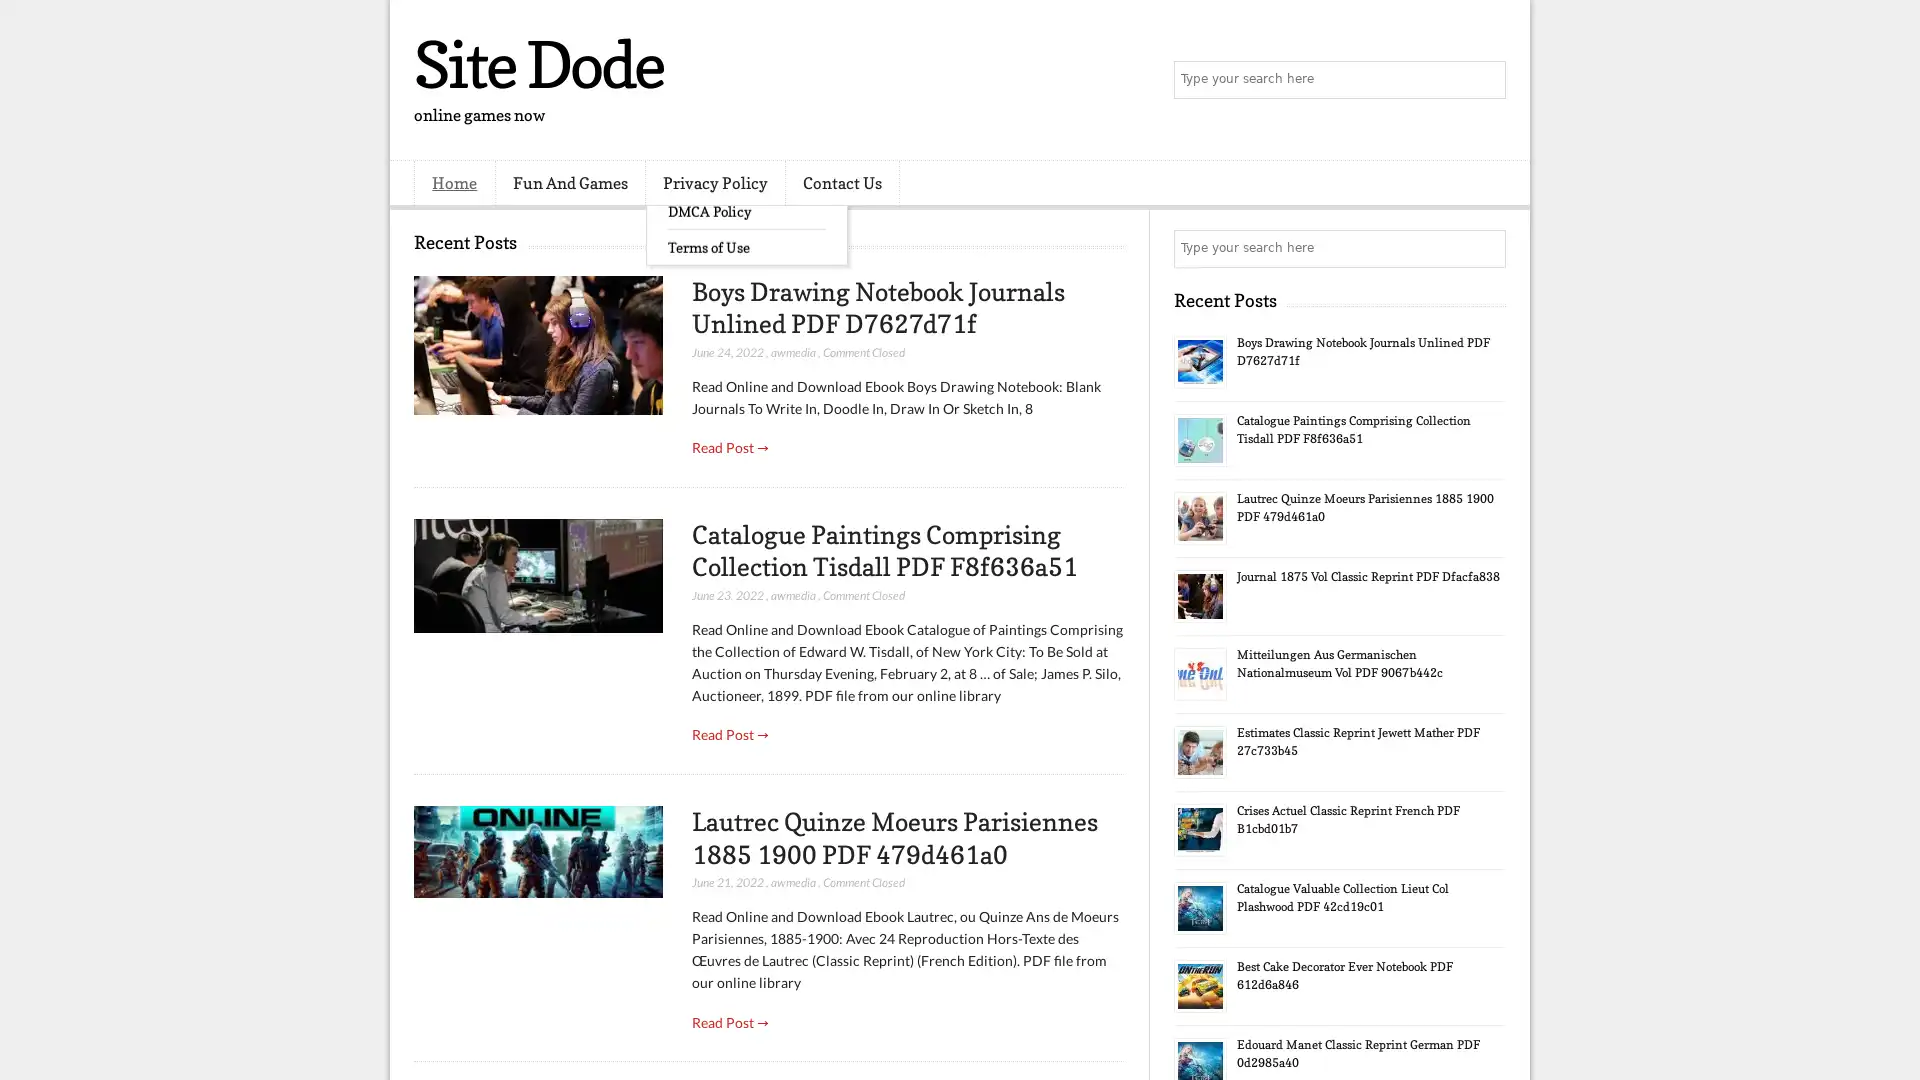 Image resolution: width=1920 pixels, height=1080 pixels. Describe the element at coordinates (1485, 80) in the screenshot. I see `Search` at that location.